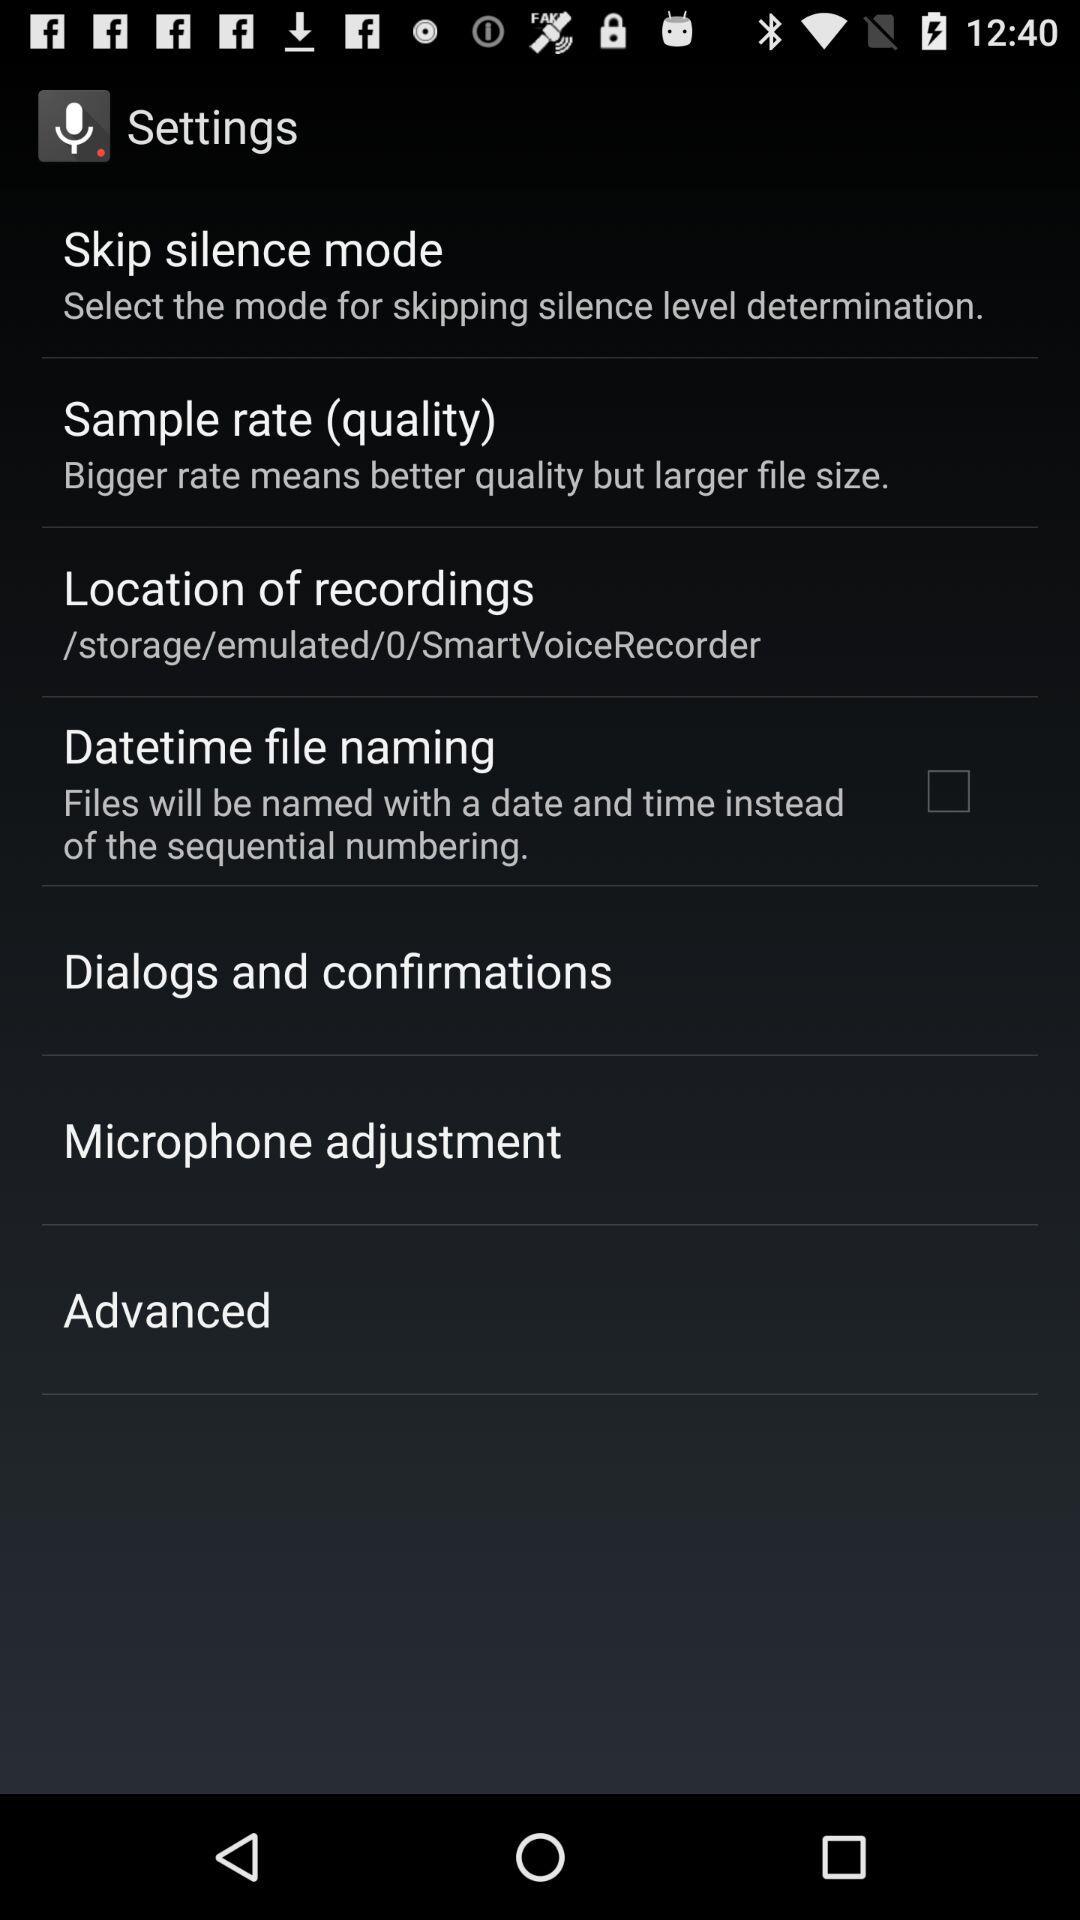  What do you see at coordinates (463, 823) in the screenshot?
I see `app above dialogs and confirmations` at bounding box center [463, 823].